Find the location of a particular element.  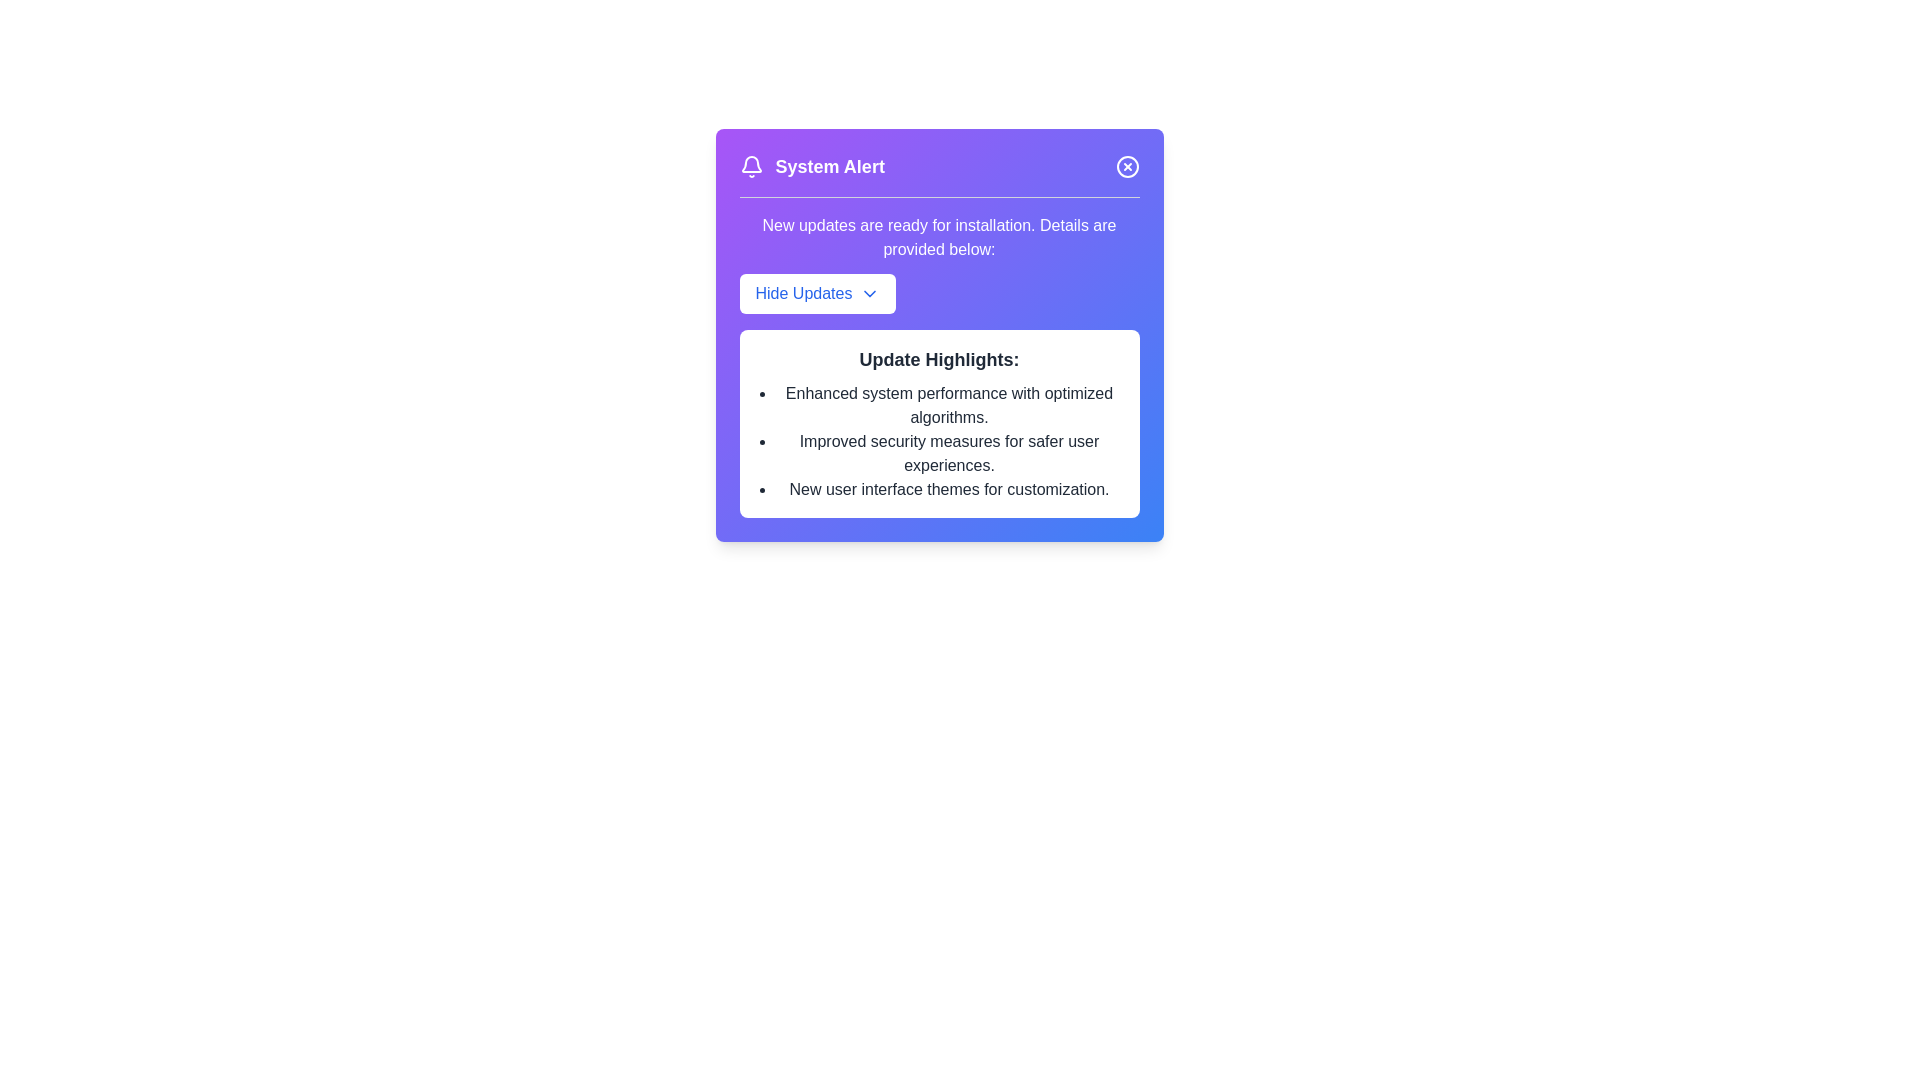

the 'Hide Updates' button to toggle the visibility of update details is located at coordinates (817, 293).